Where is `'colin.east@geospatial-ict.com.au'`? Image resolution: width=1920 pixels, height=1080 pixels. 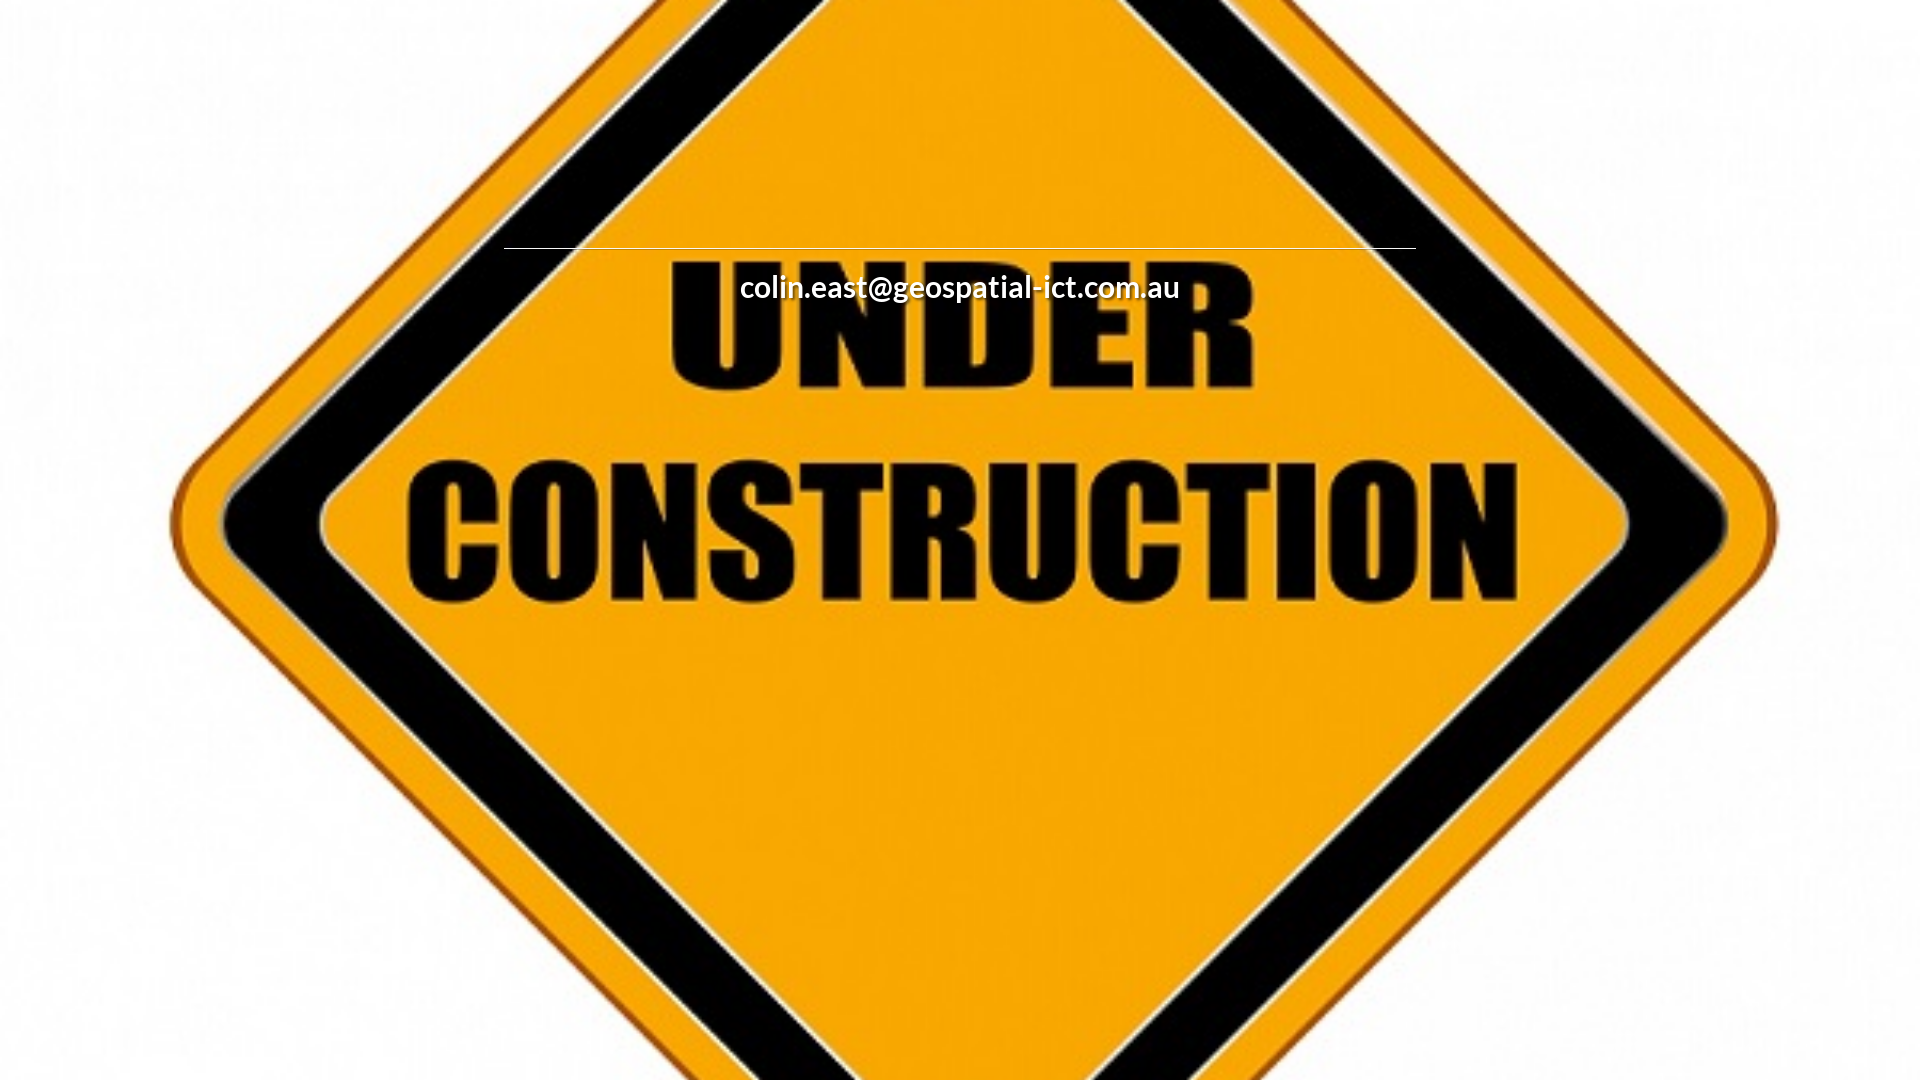
'colin.east@geospatial-ict.com.au' is located at coordinates (960, 285).